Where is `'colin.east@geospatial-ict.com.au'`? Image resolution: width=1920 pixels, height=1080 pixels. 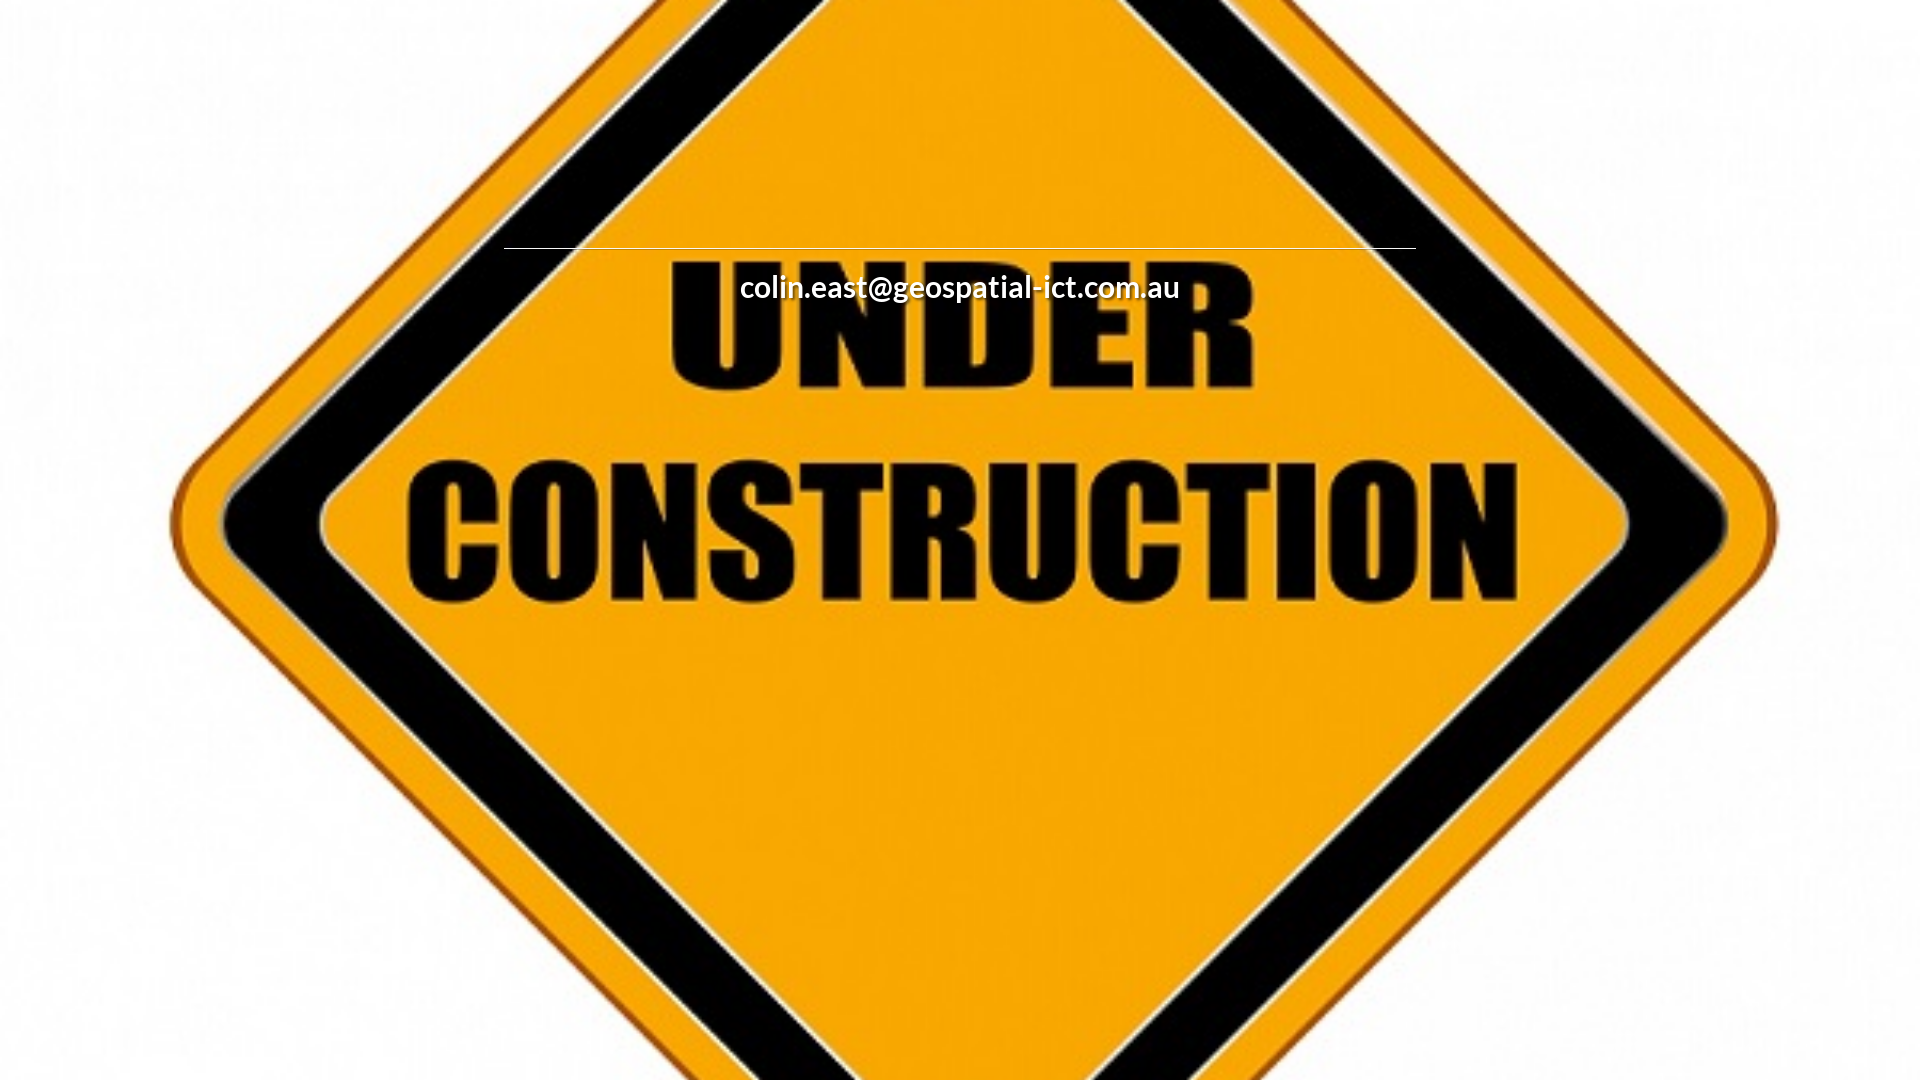
'colin.east@geospatial-ict.com.au' is located at coordinates (960, 285).